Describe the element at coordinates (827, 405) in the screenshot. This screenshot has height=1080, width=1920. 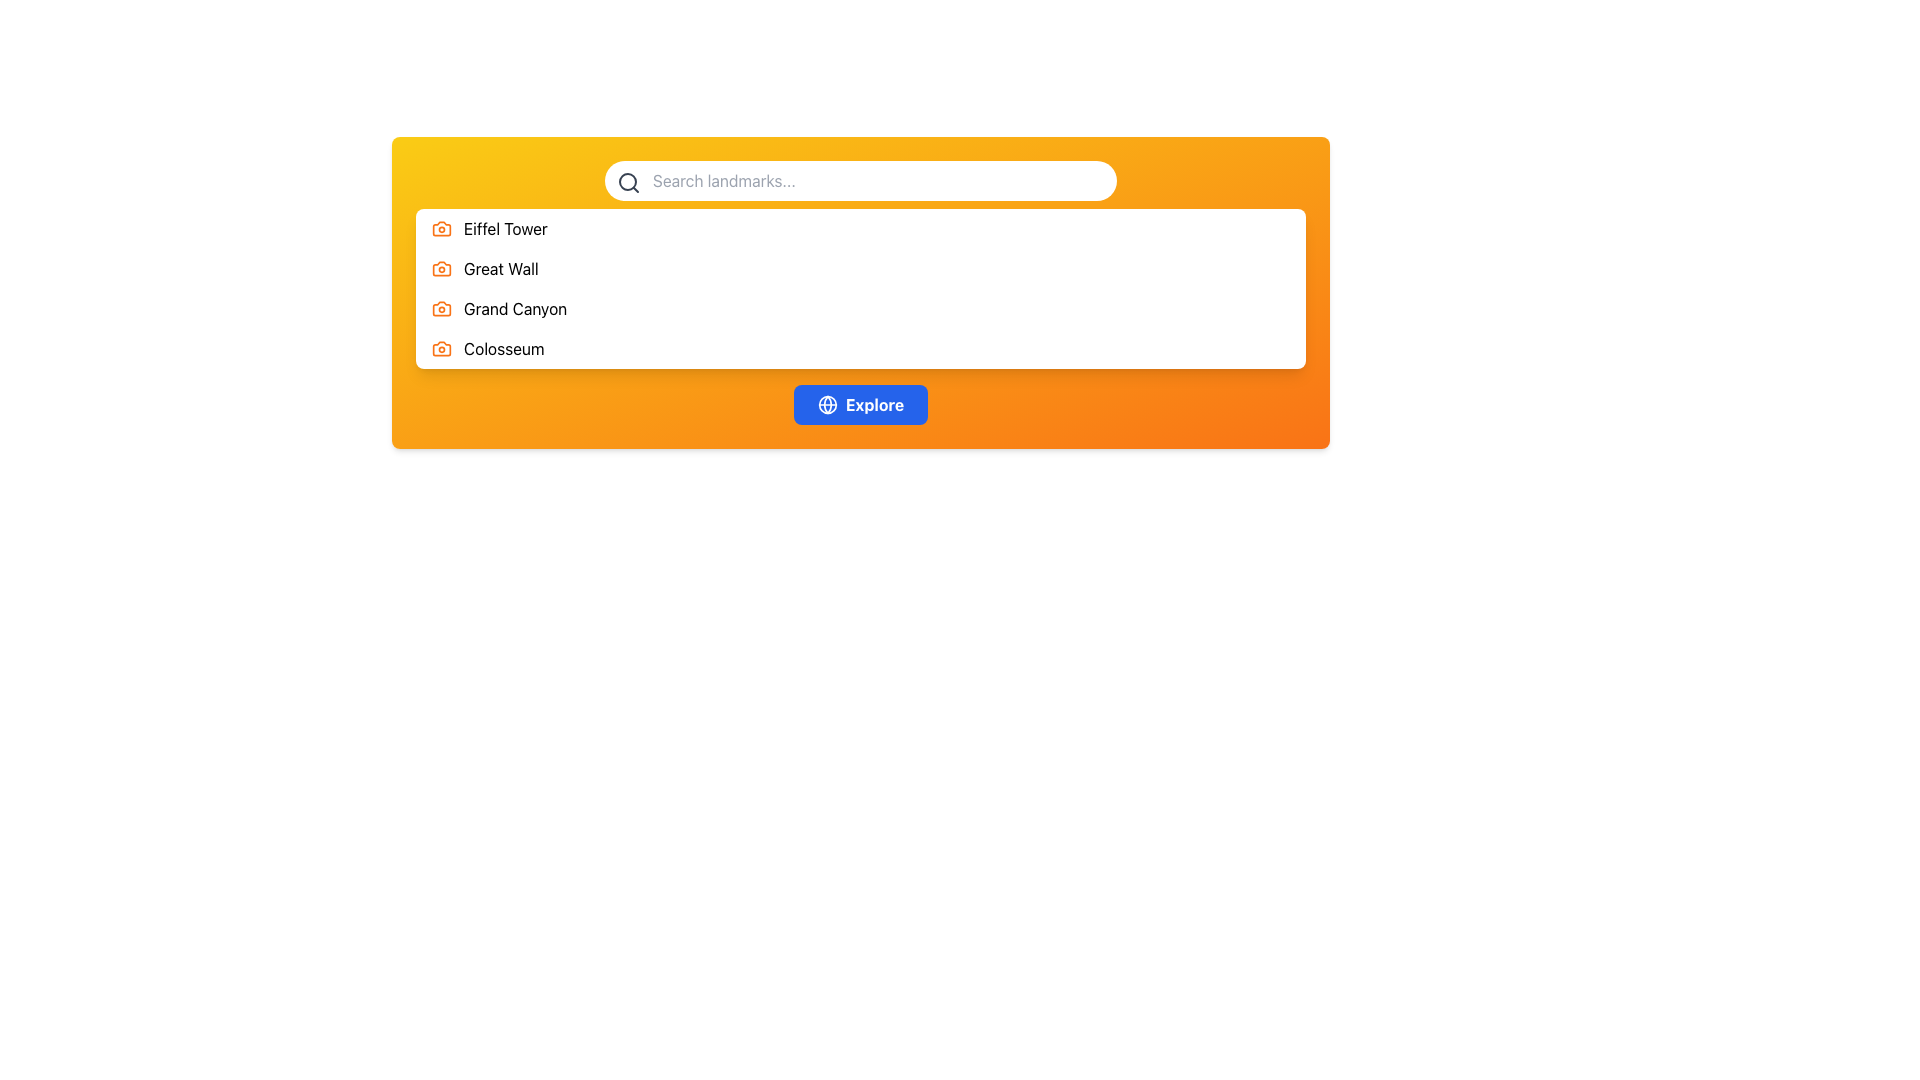
I see `the globe icon located at the top right of the main interface, adjacent to the search bar, which symbolizes global connectivity` at that location.